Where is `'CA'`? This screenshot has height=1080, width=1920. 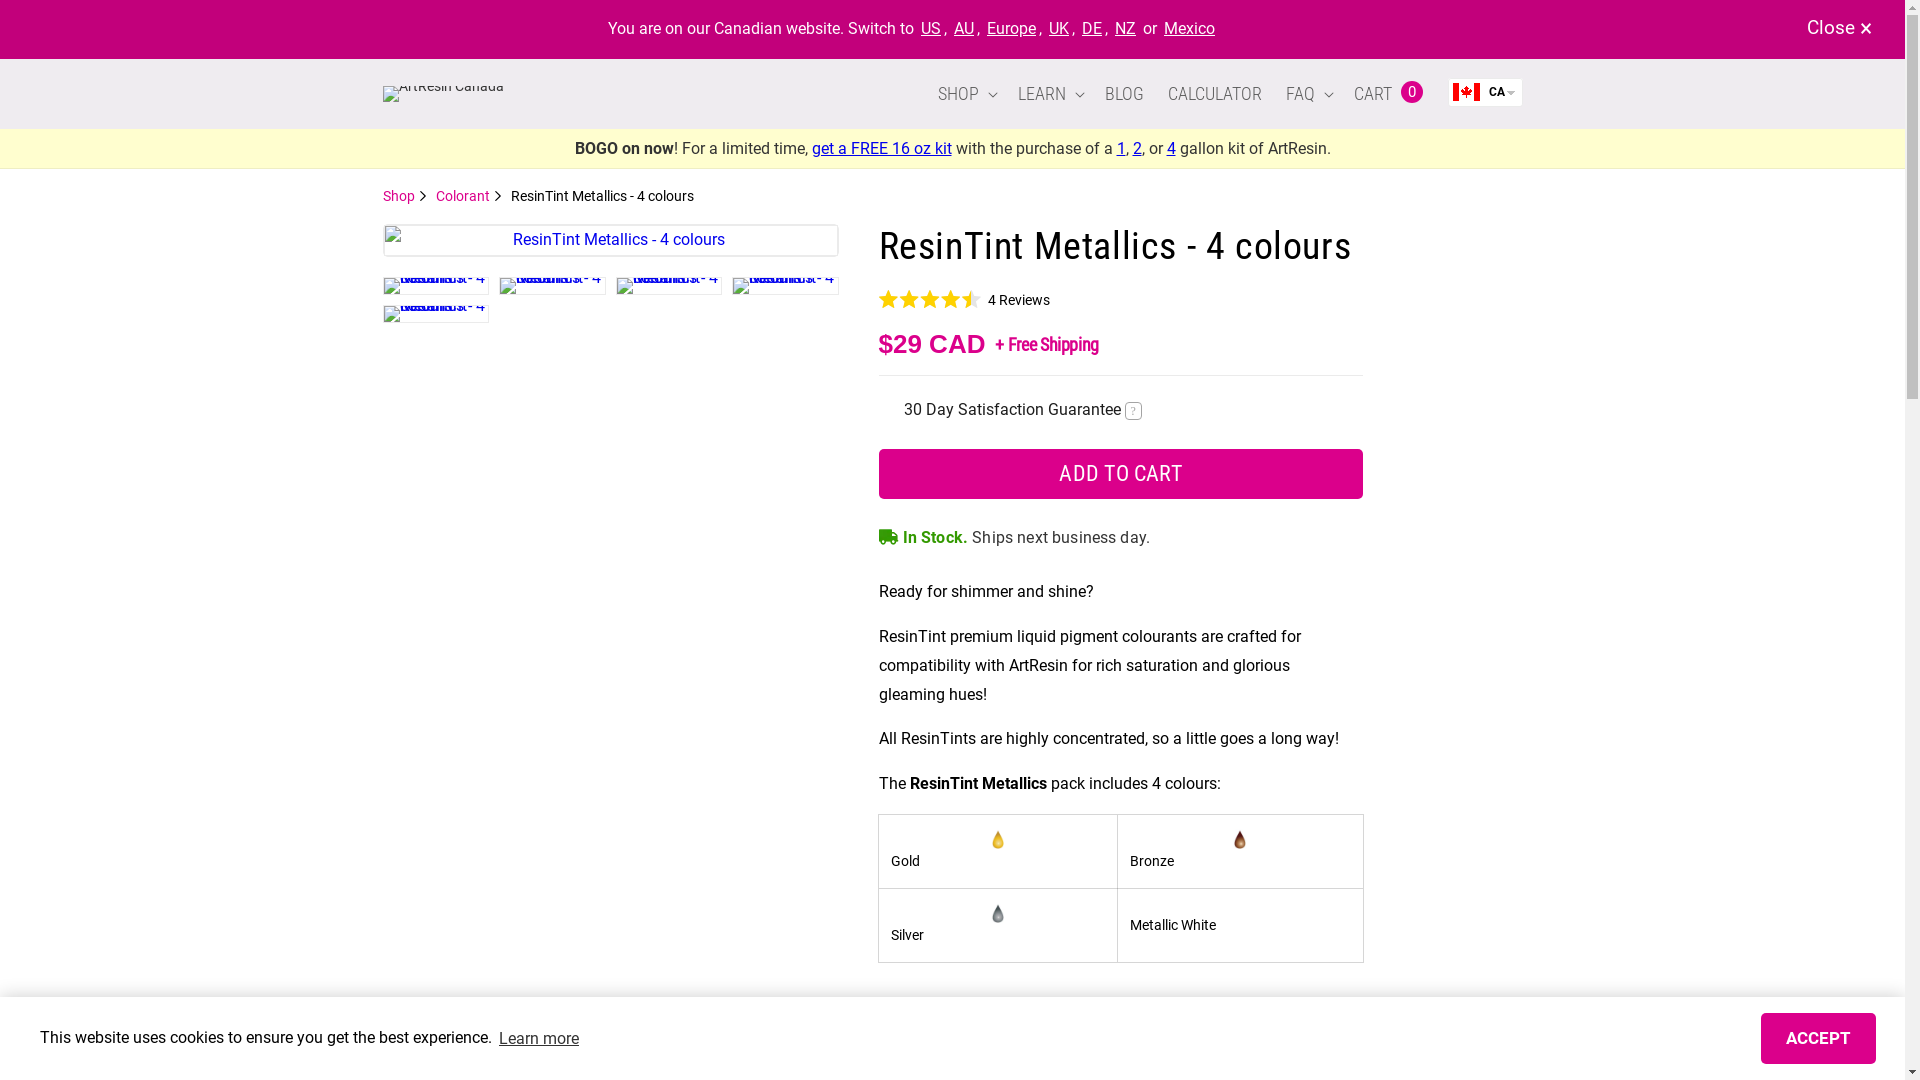
'CA' is located at coordinates (1448, 92).